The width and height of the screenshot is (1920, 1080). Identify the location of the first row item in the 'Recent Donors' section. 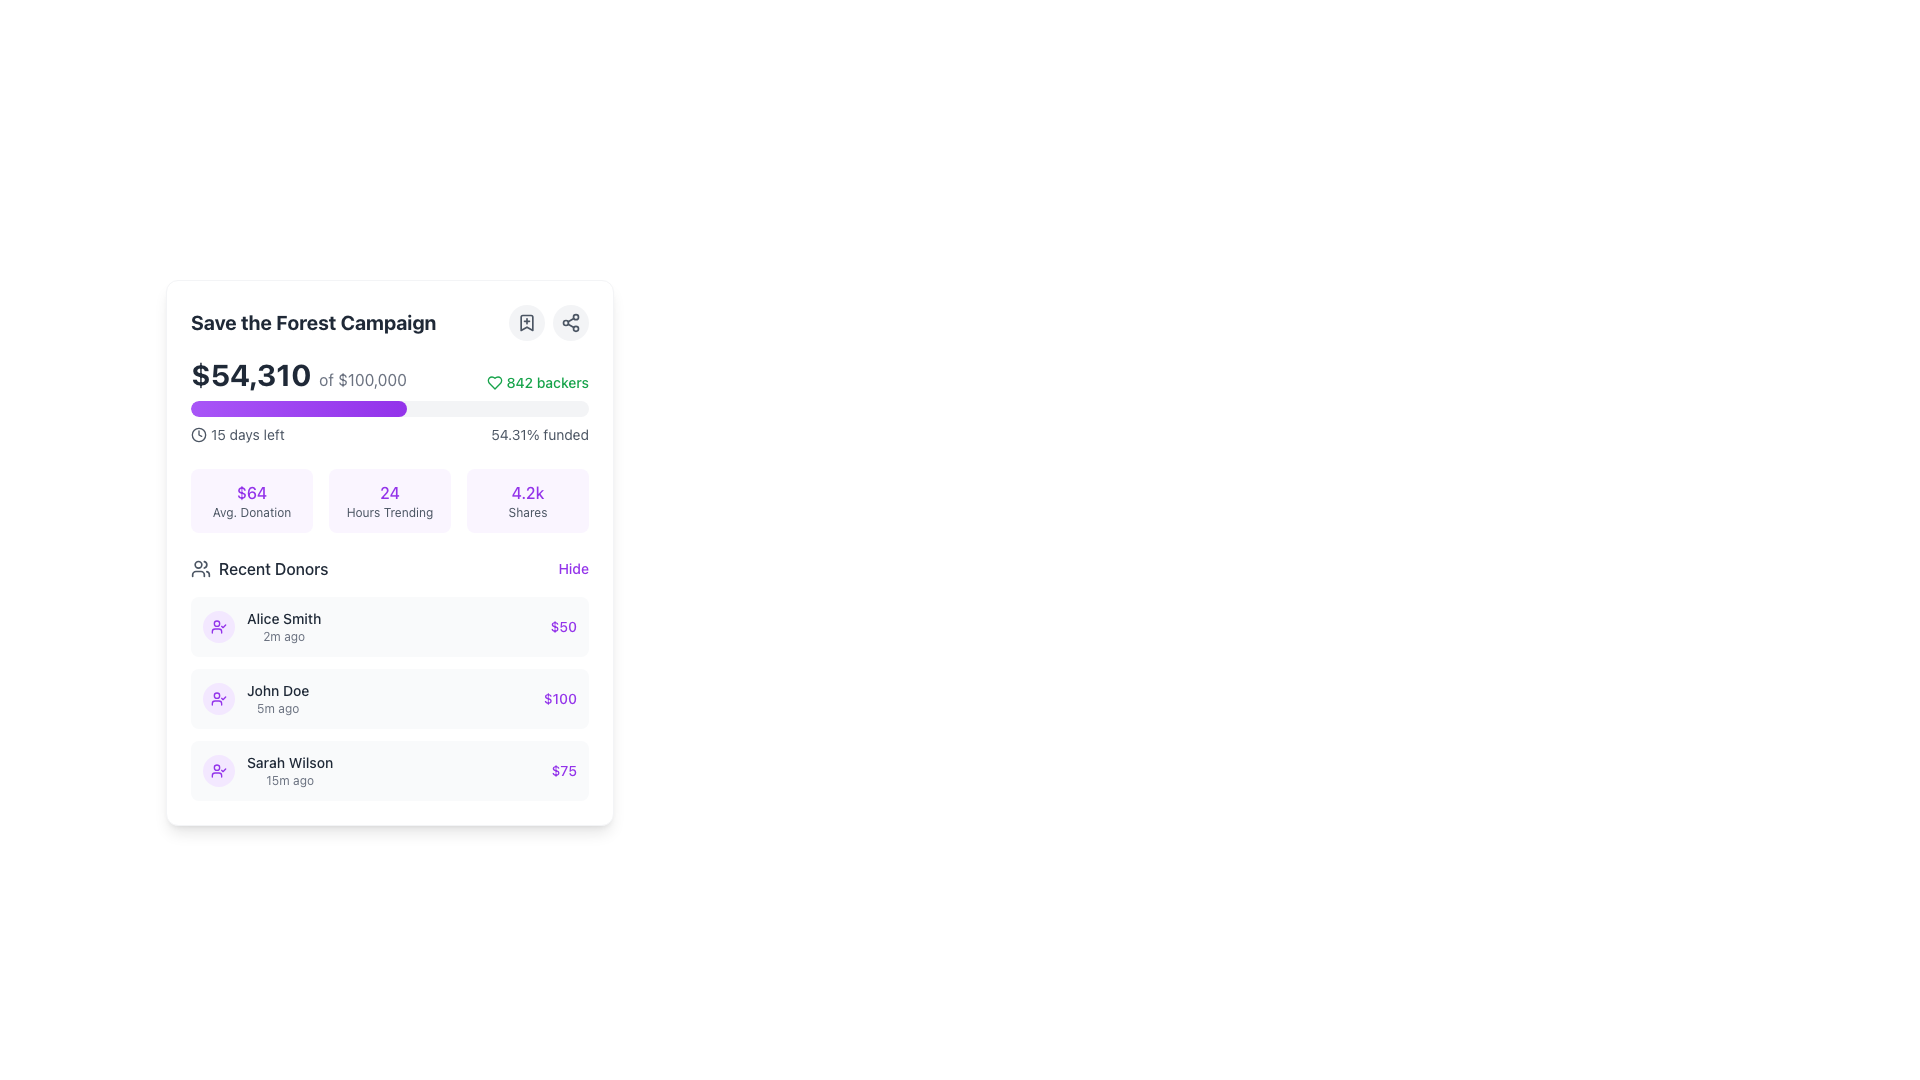
(389, 626).